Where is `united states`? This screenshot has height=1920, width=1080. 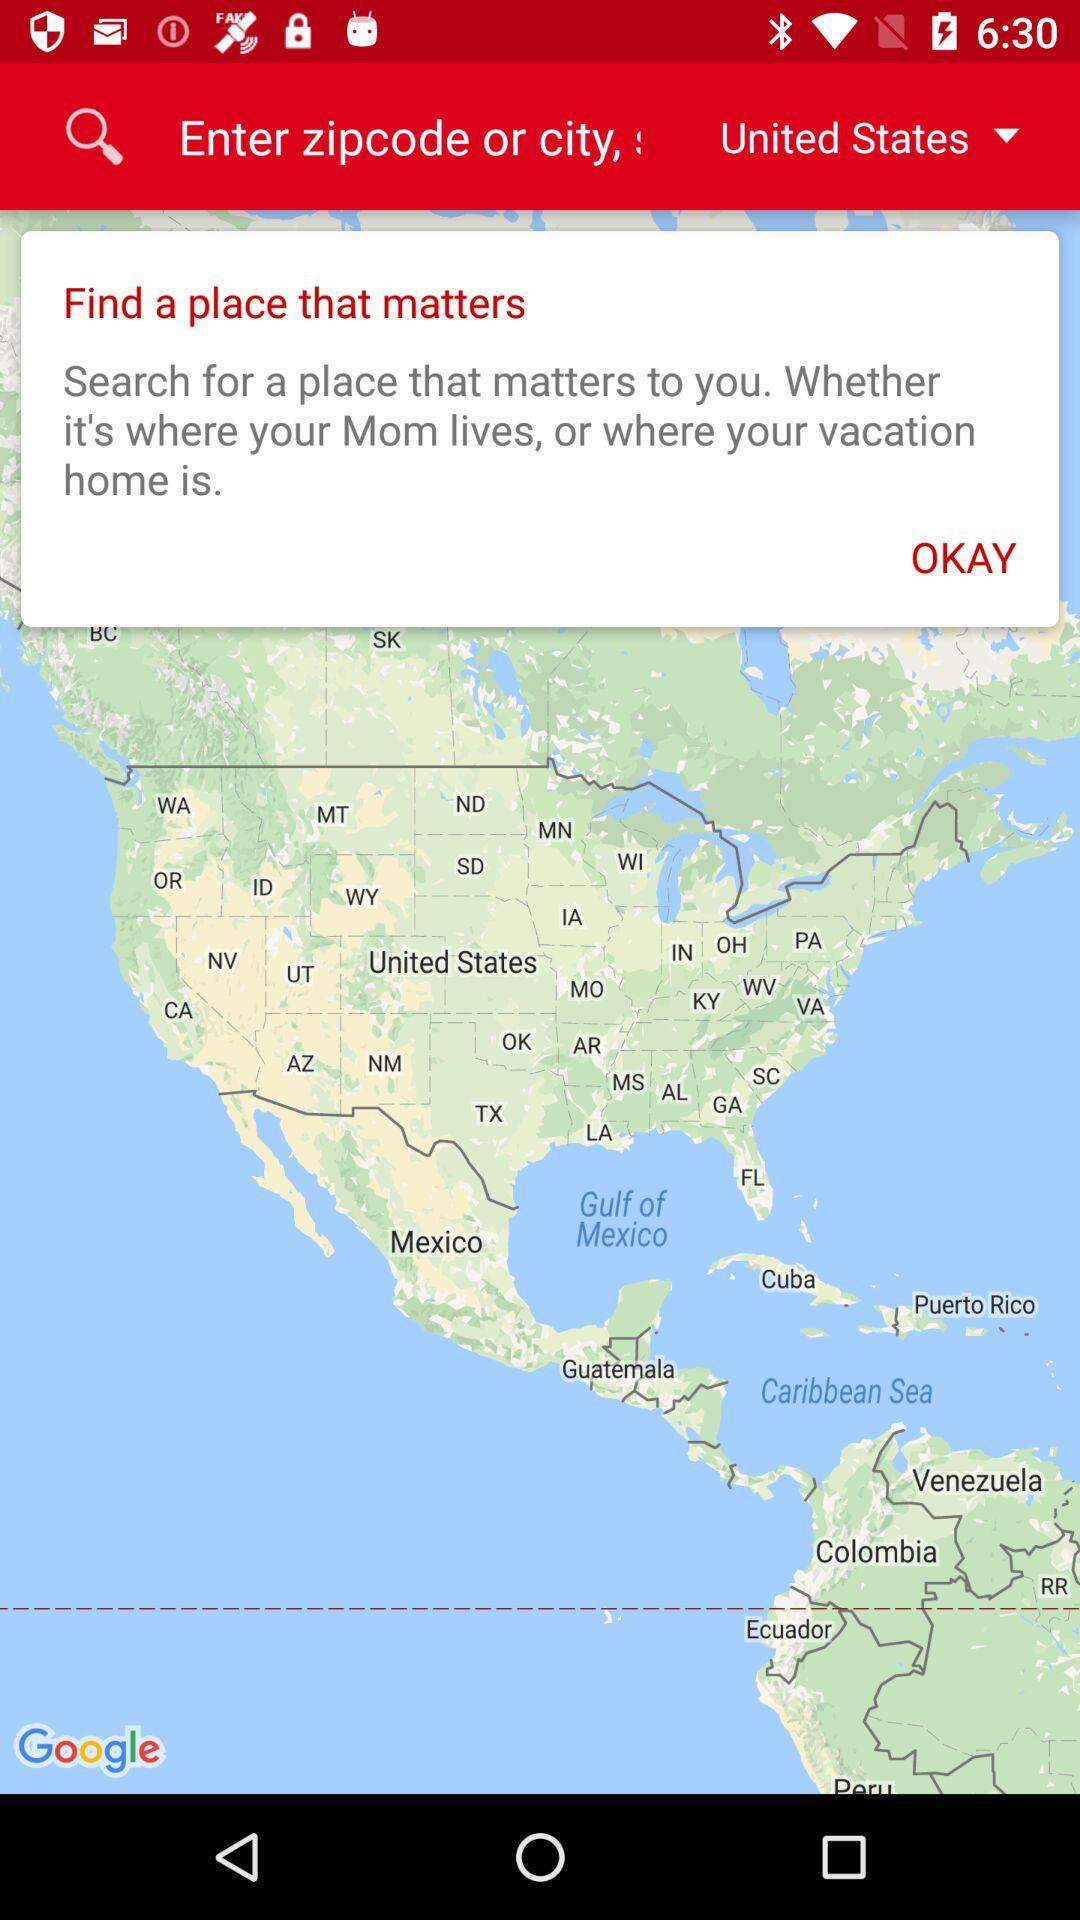 united states is located at coordinates (853, 135).